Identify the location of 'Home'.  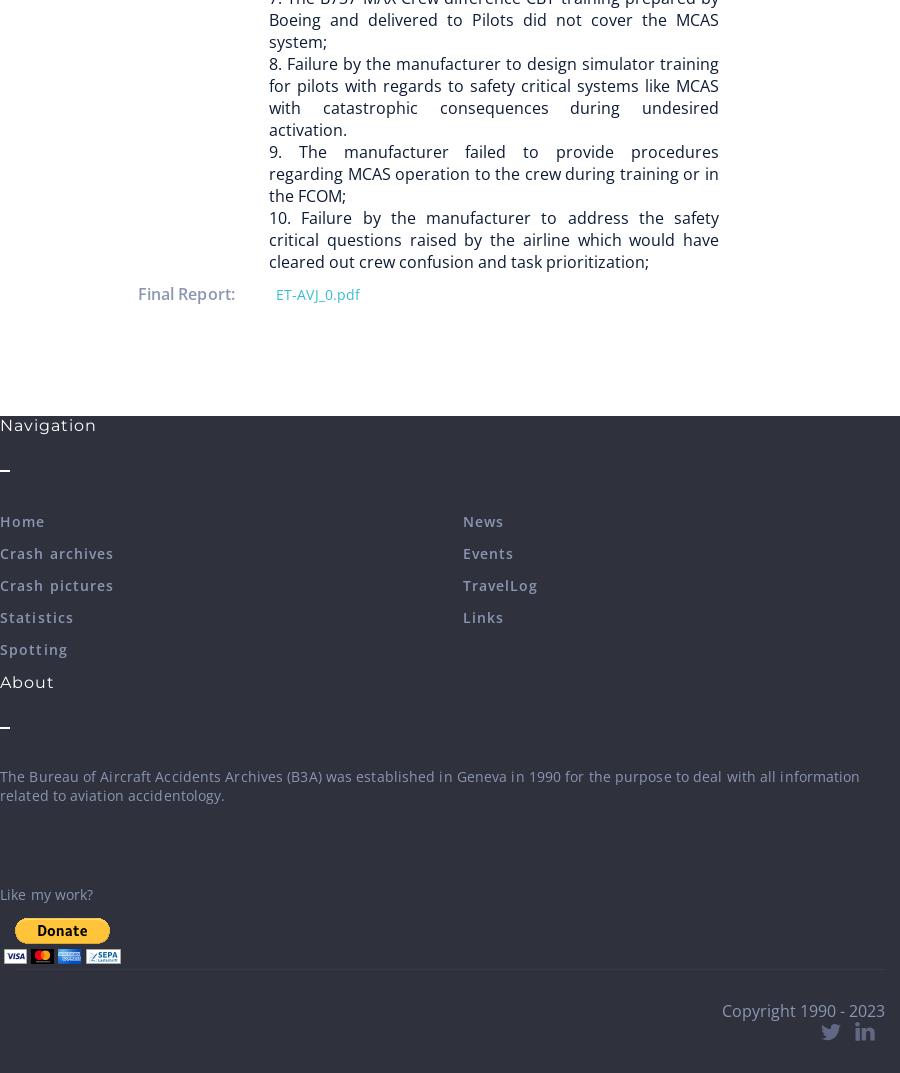
(21, 520).